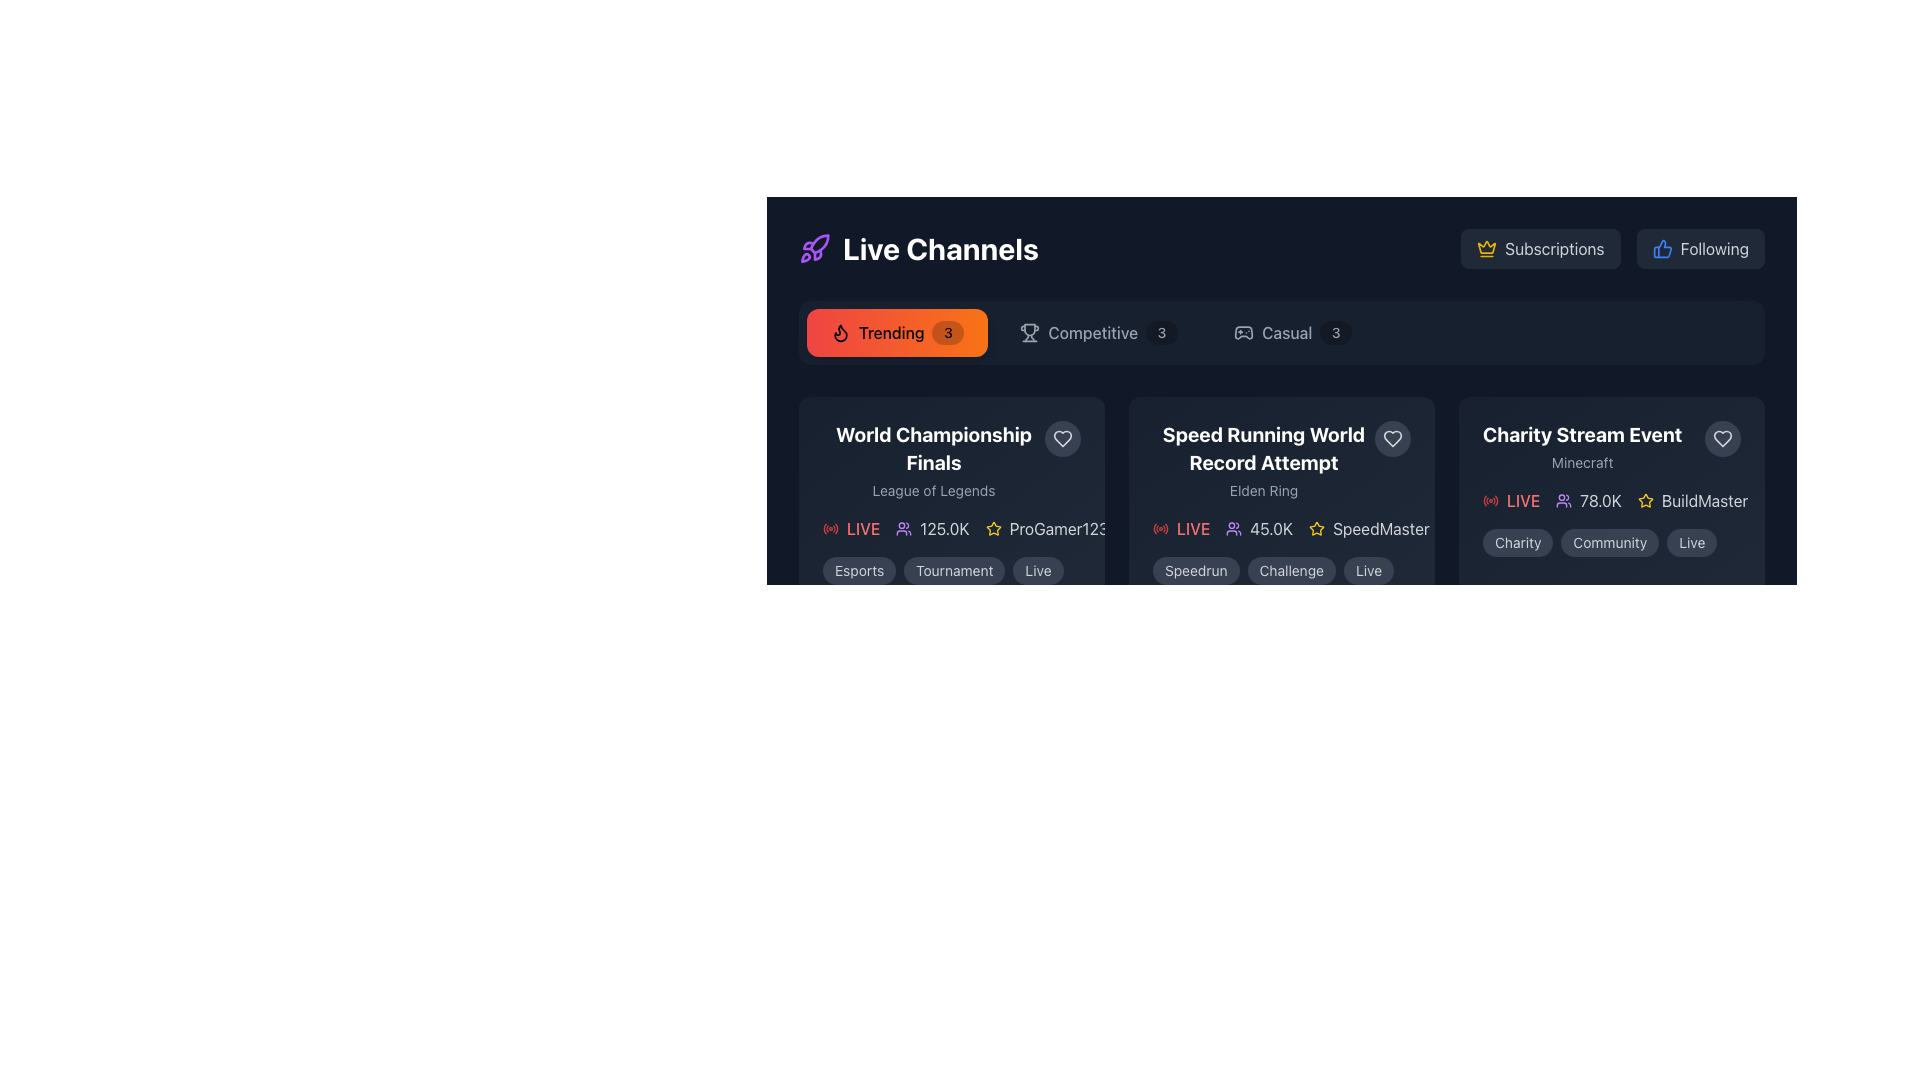  What do you see at coordinates (840, 331) in the screenshot?
I see `the flame-shaped SVG icon with a red fill, which is located near the left side of the 'Trending' button in the header` at bounding box center [840, 331].